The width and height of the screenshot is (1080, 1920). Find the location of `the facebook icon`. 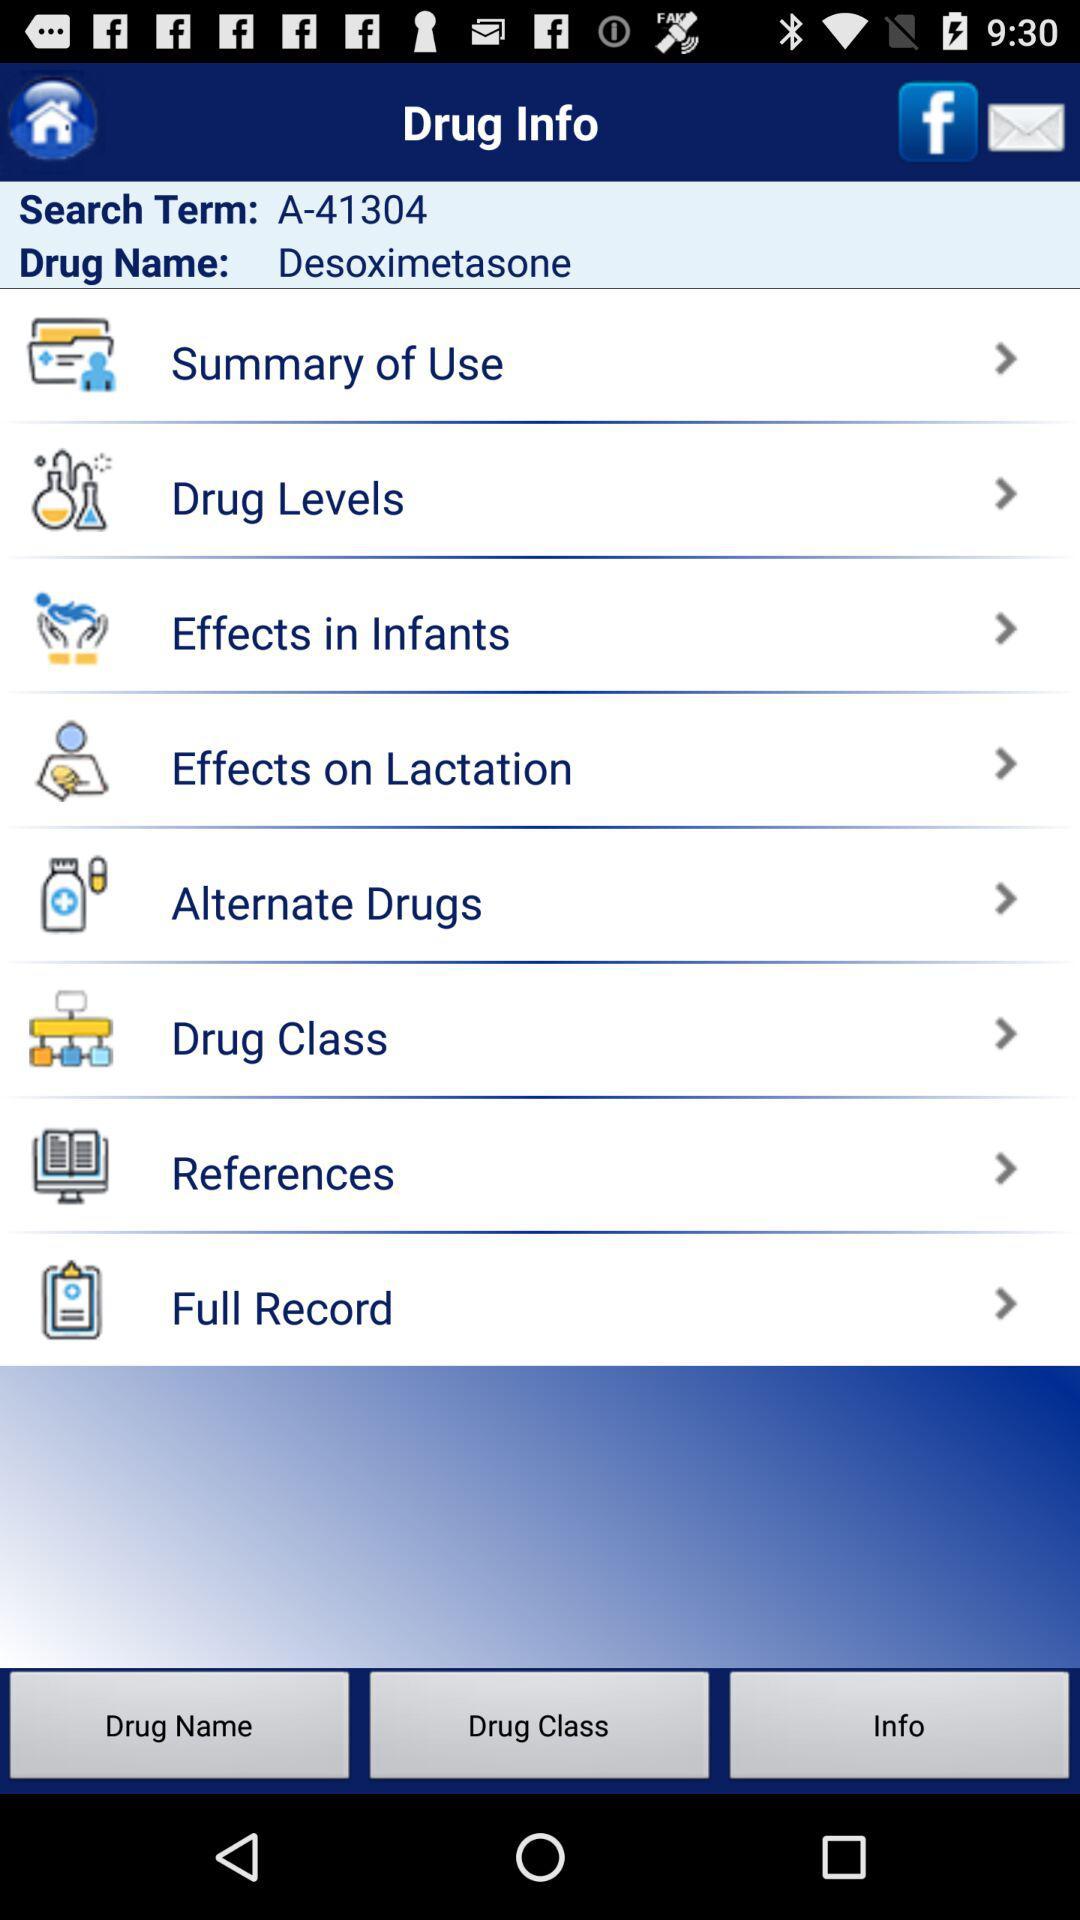

the facebook icon is located at coordinates (938, 129).